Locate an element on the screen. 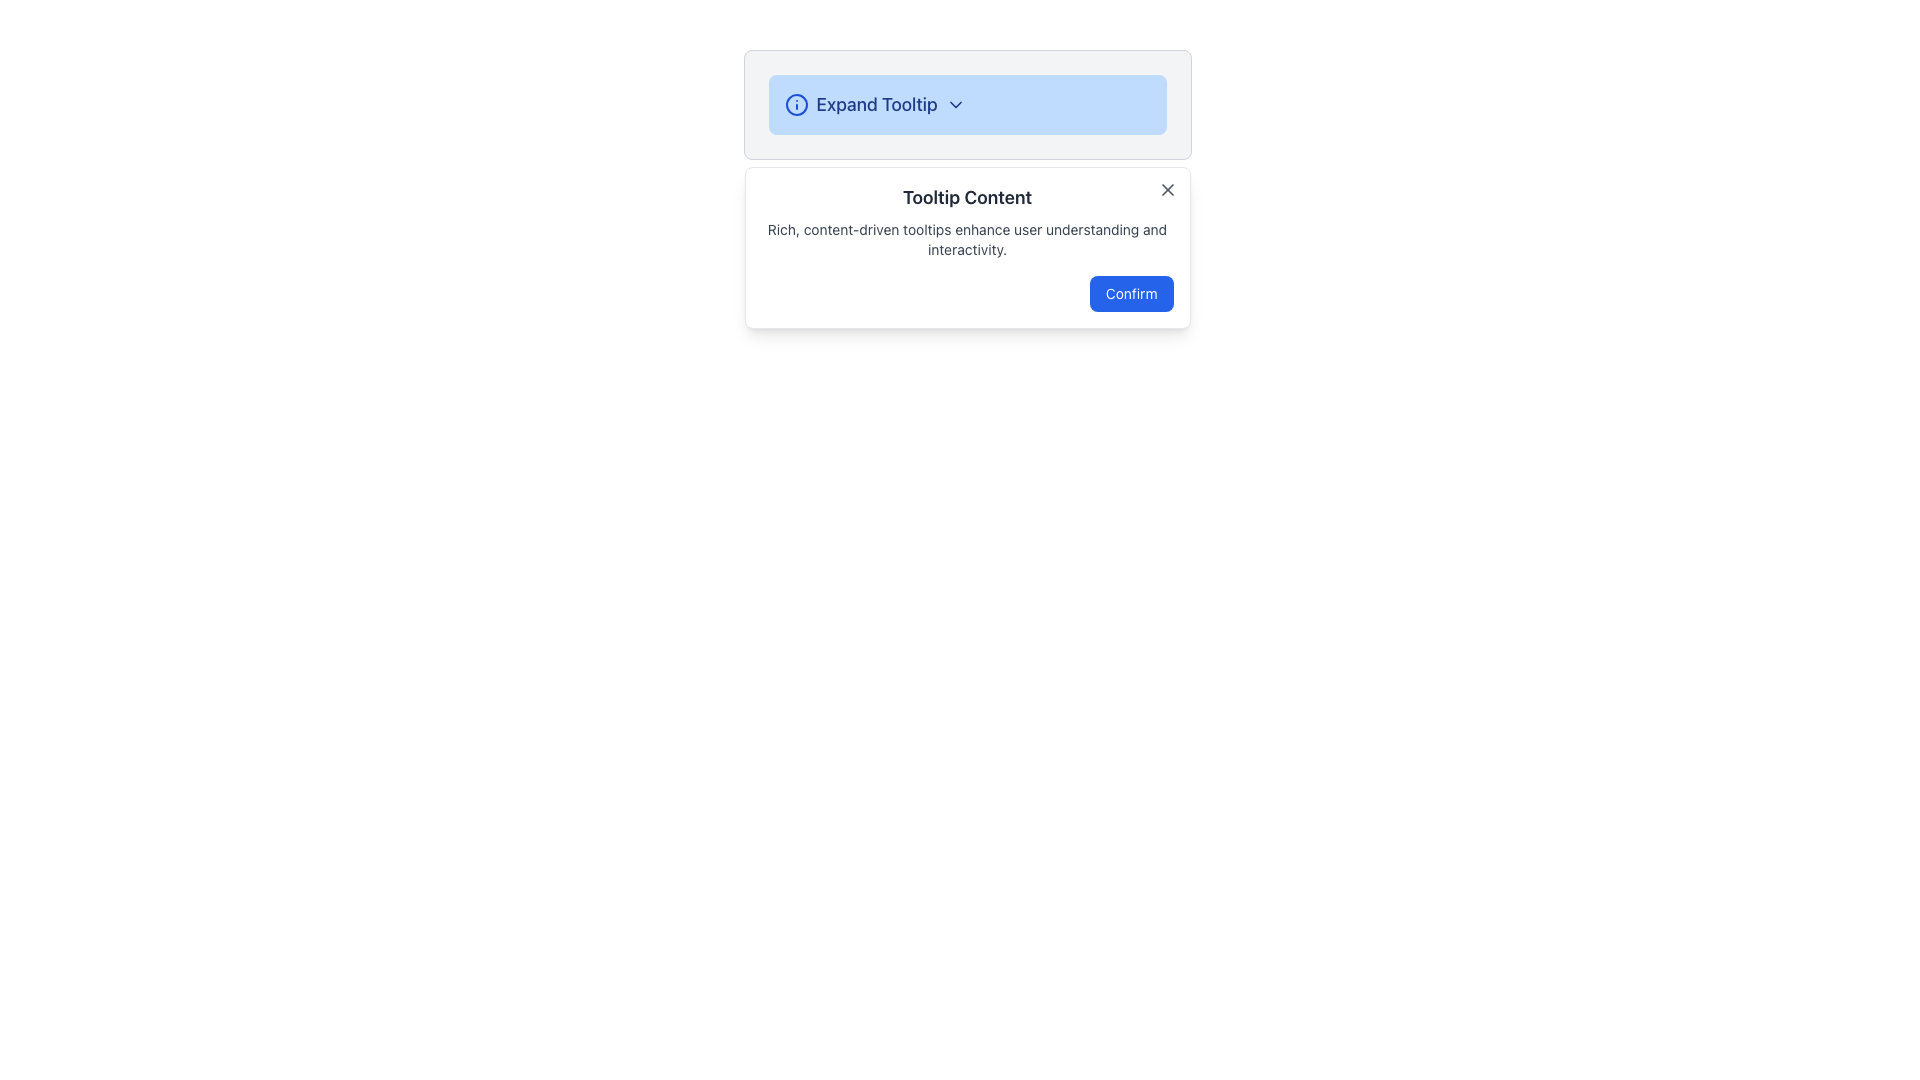  the 'Confirm' button with a blue background and white text located at the bottom right corner of the tooltip-like dialog box to confirm the action is located at coordinates (1131, 293).